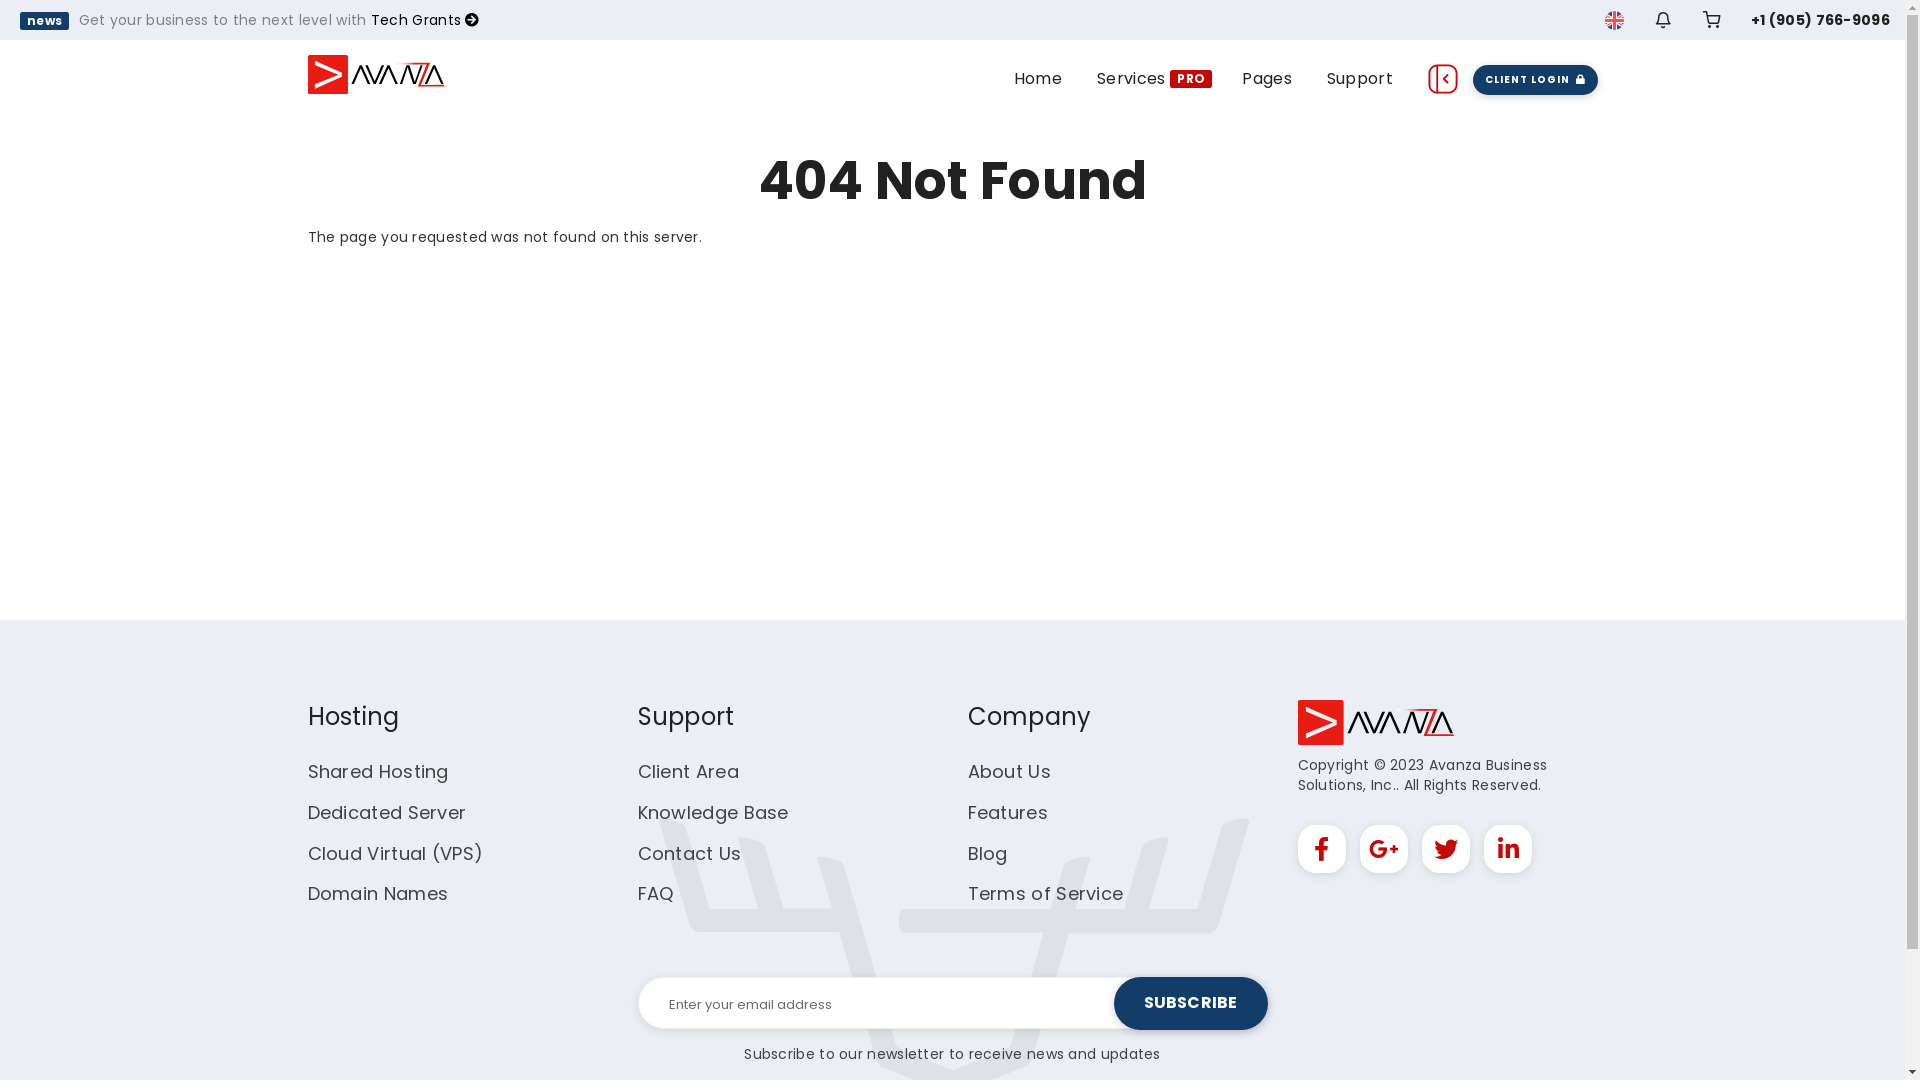  Describe the element at coordinates (637, 770) in the screenshot. I see `'Client Area'` at that location.